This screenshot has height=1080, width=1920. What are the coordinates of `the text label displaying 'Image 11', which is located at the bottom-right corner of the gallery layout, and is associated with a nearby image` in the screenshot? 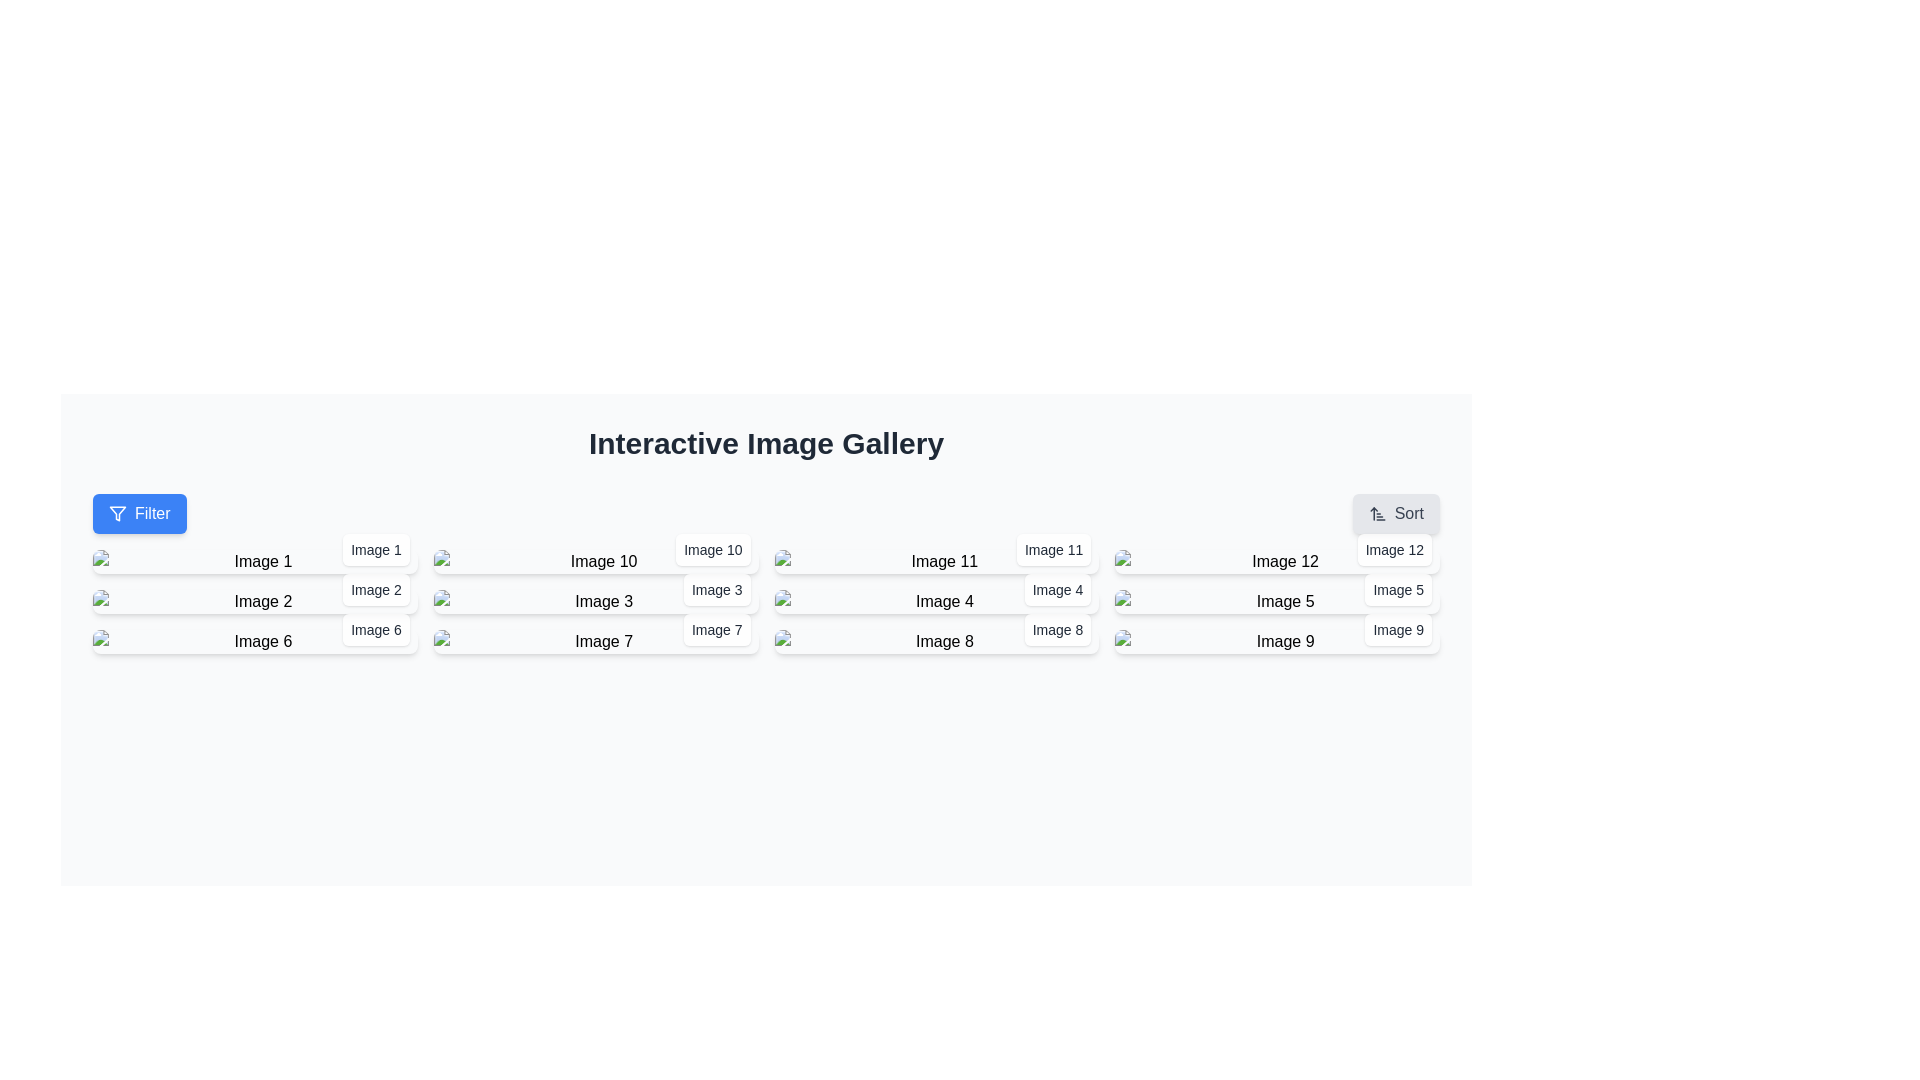 It's located at (1053, 550).